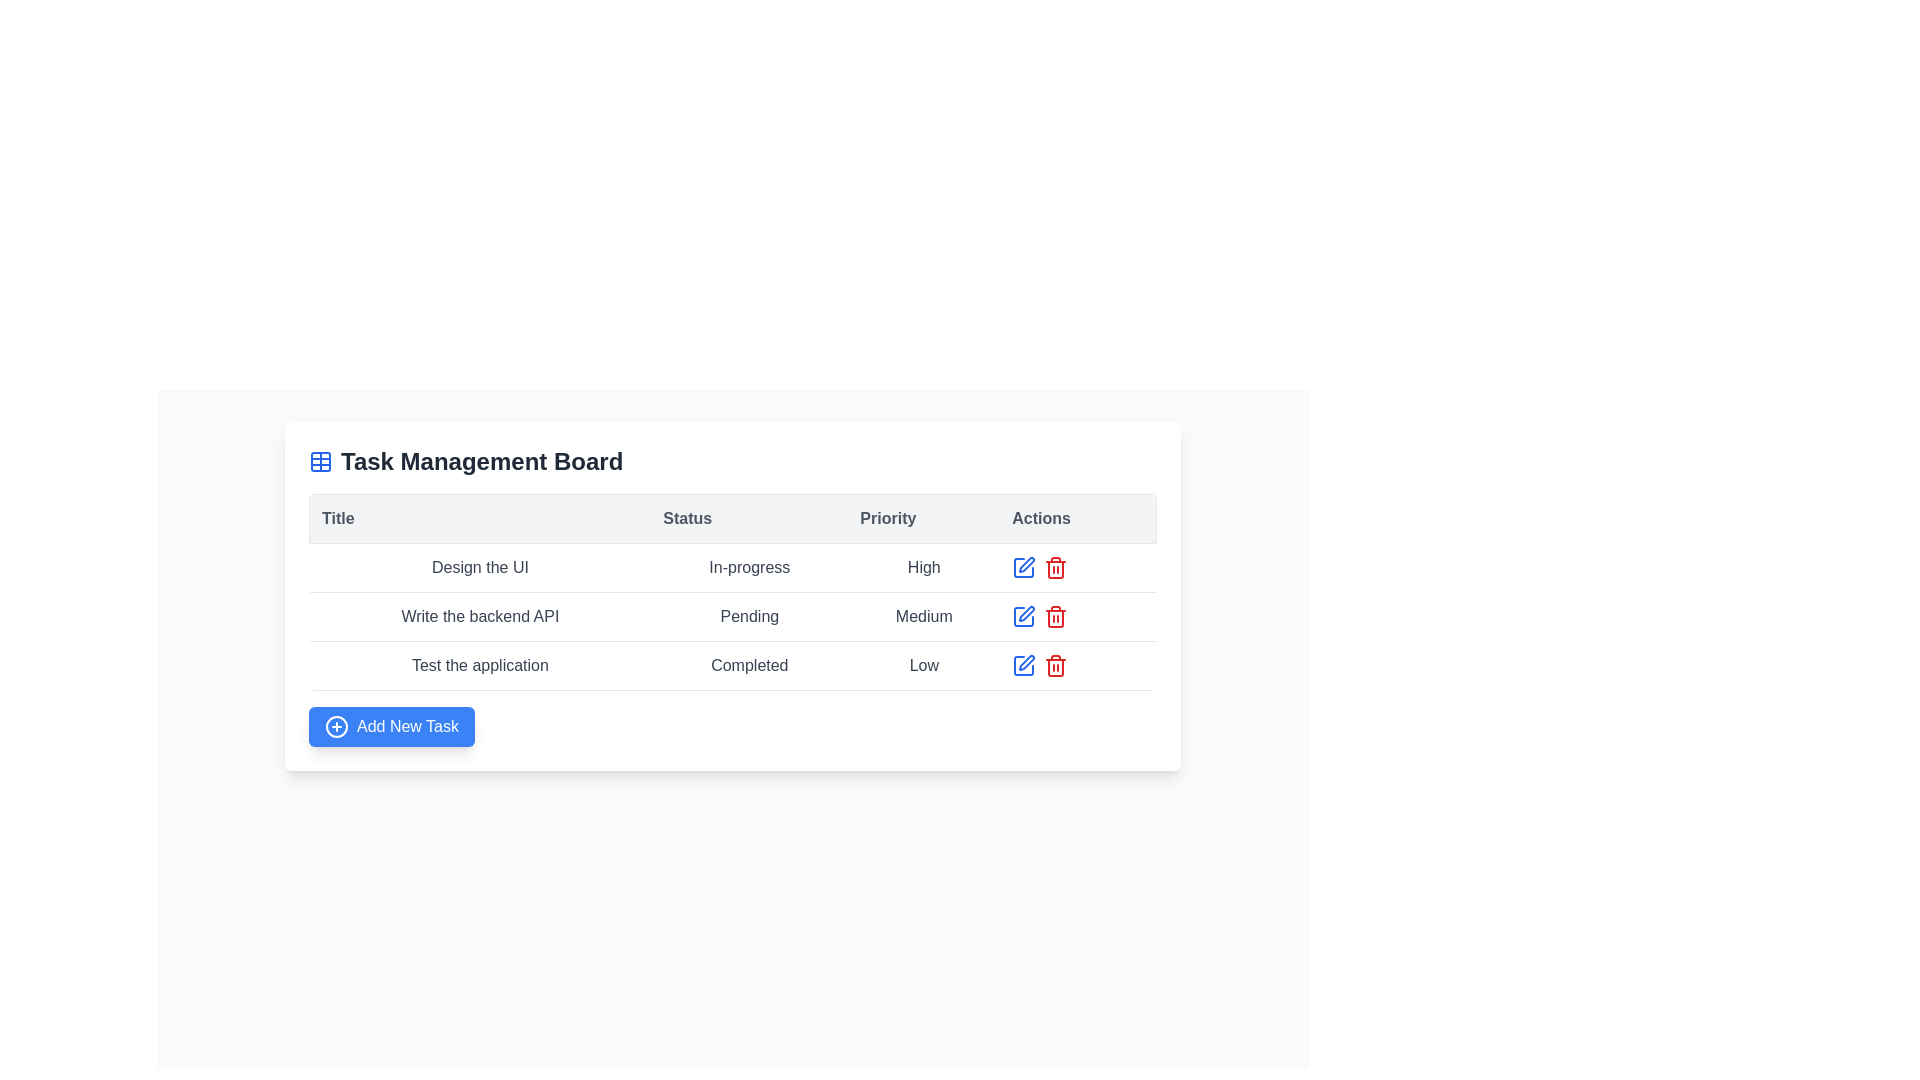 This screenshot has width=1920, height=1080. Describe the element at coordinates (732, 616) in the screenshot. I see `the second row of the task management board` at that location.